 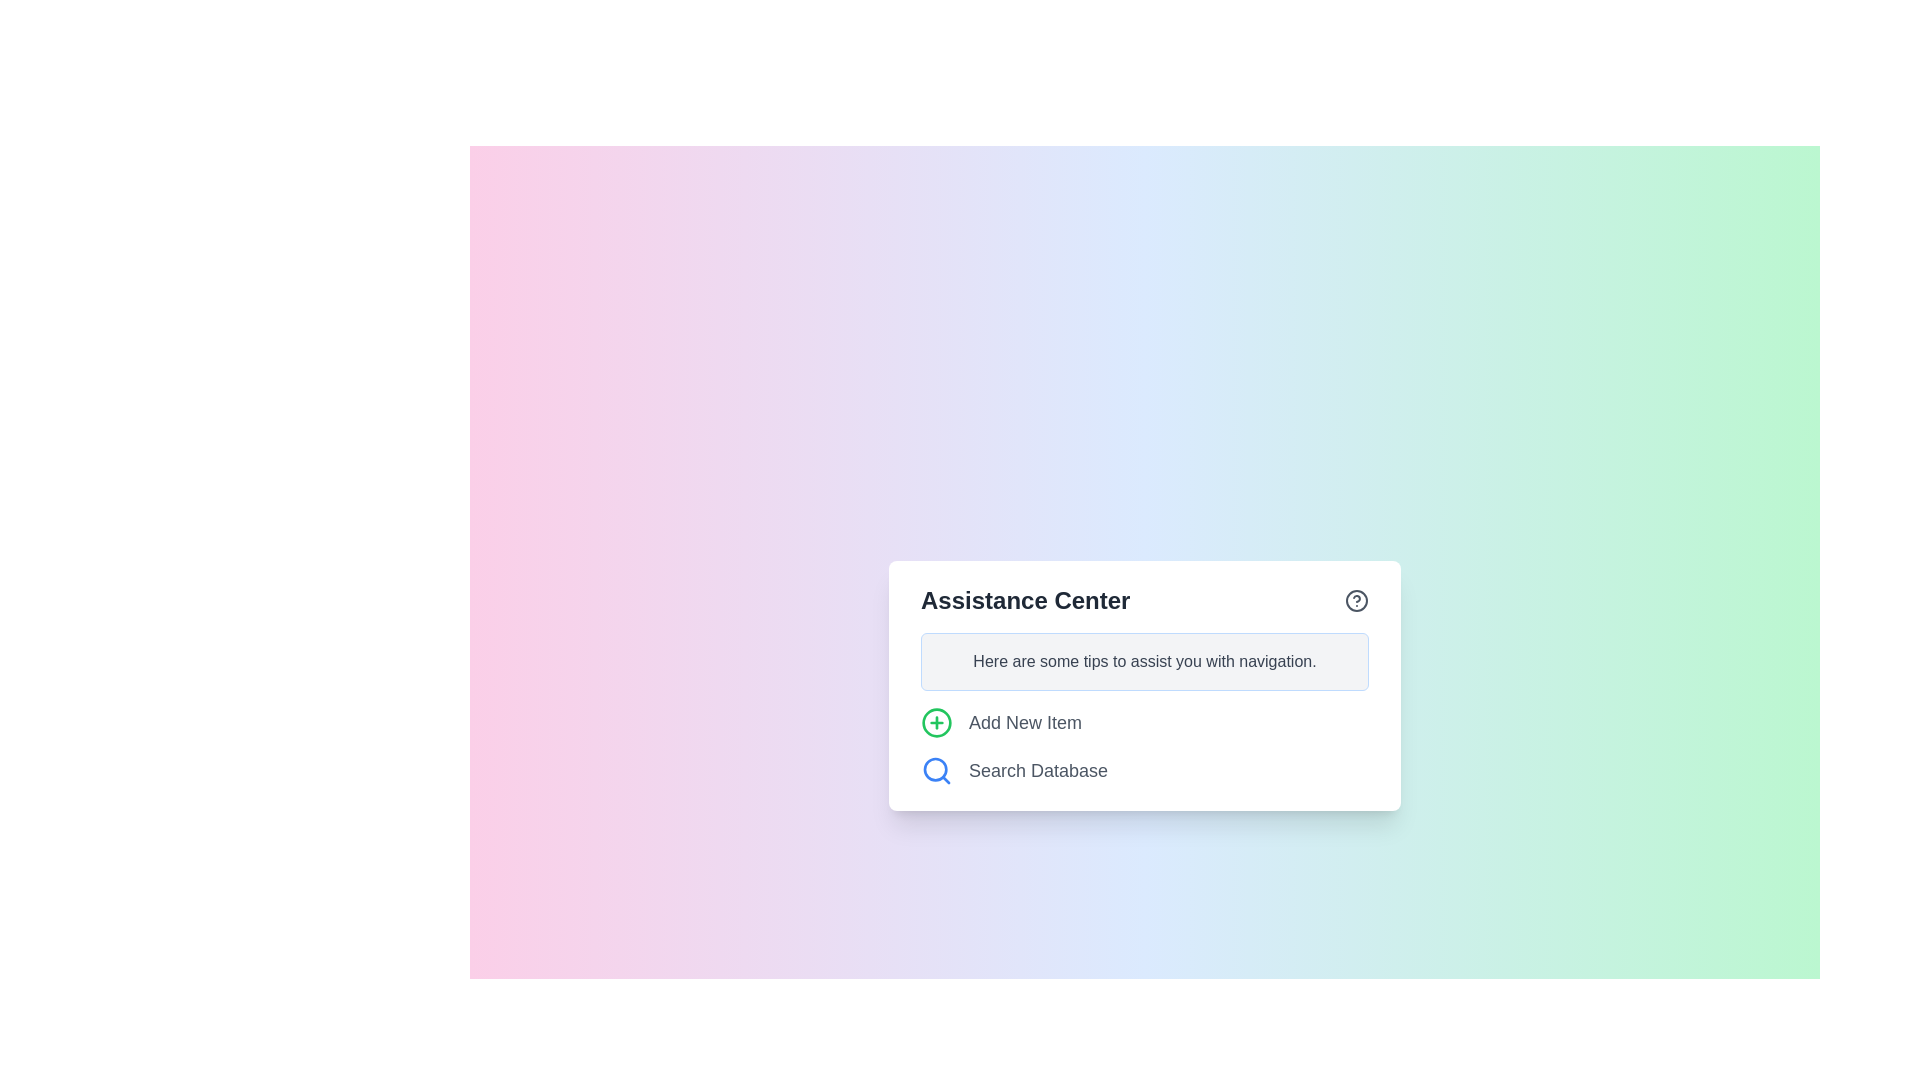 What do you see at coordinates (935, 722) in the screenshot?
I see `SVG graphic icon located in the top-left corner of the 'Add New Item' button within the Assistance Center interface` at bounding box center [935, 722].